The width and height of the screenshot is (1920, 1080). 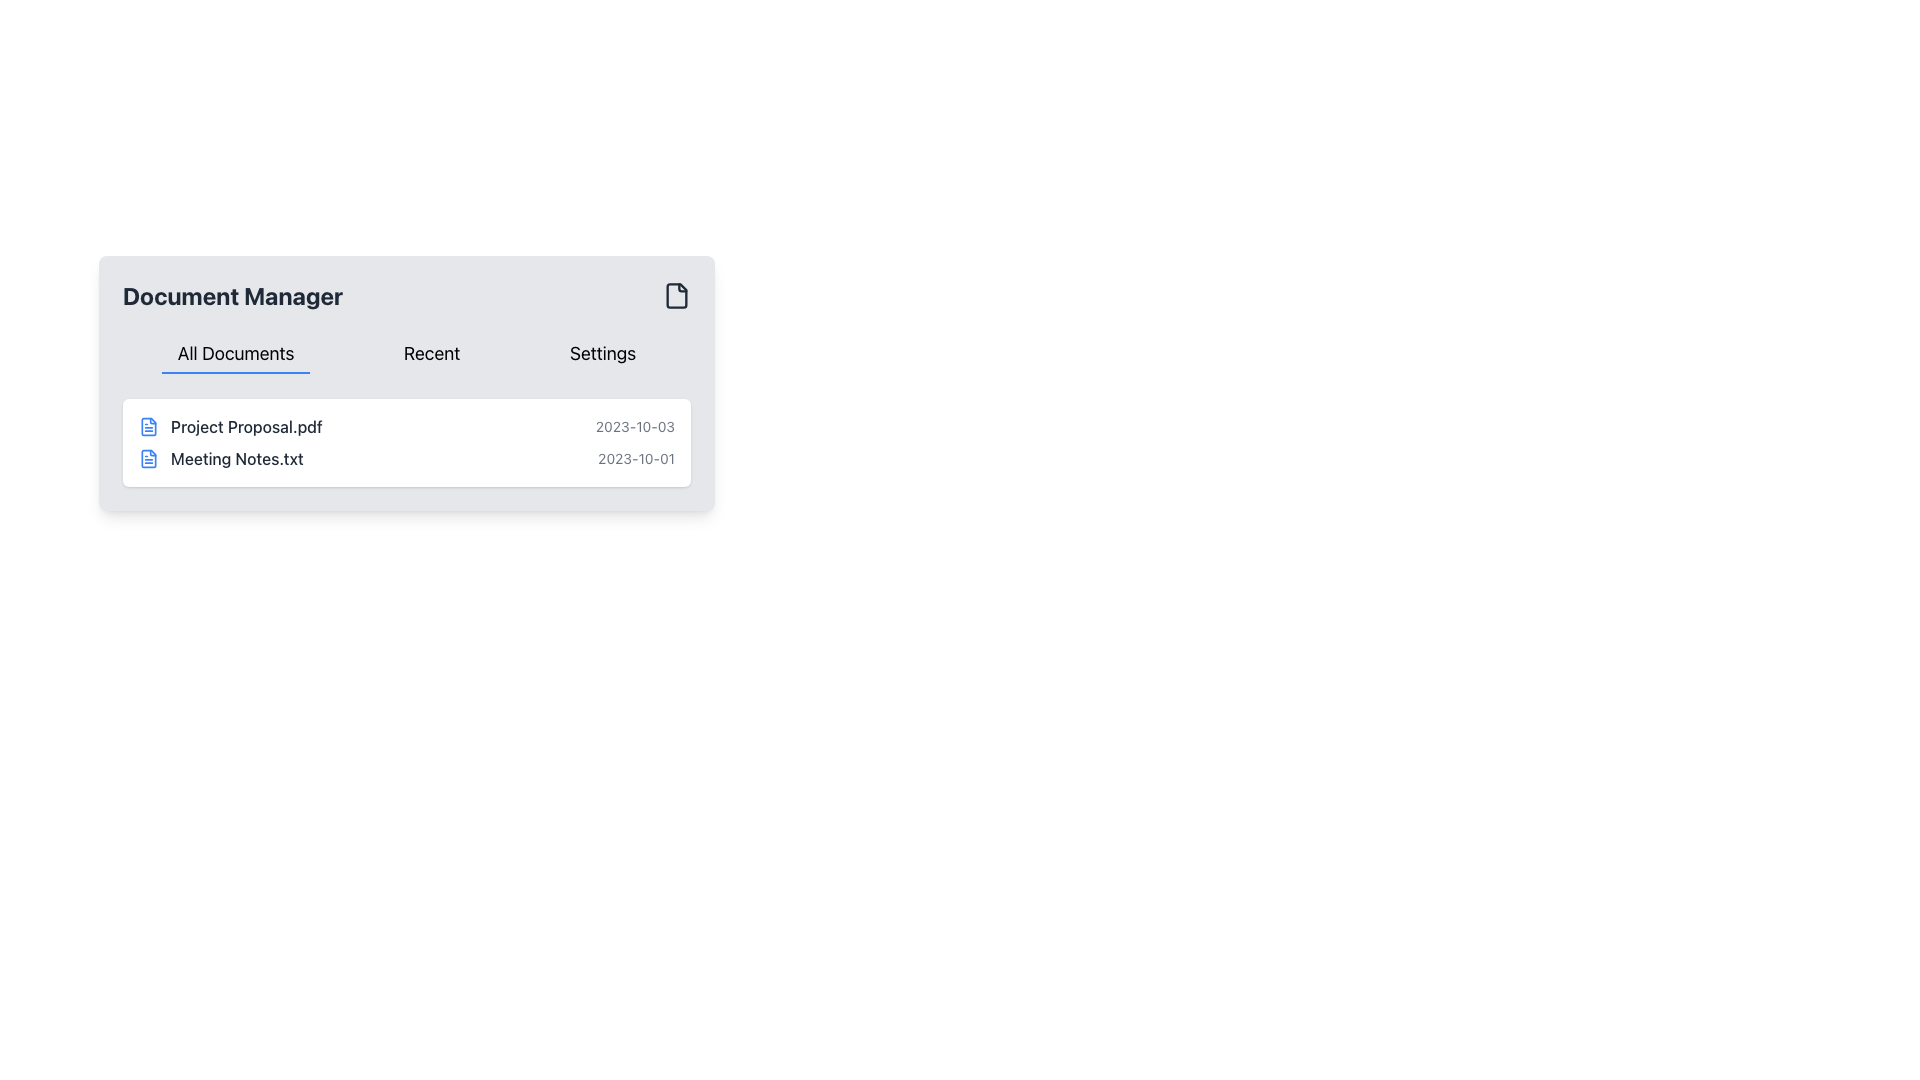 I want to click on to select the row item labeled 'Project Proposal.pdf' in the Document Manager file list, so click(x=406, y=426).